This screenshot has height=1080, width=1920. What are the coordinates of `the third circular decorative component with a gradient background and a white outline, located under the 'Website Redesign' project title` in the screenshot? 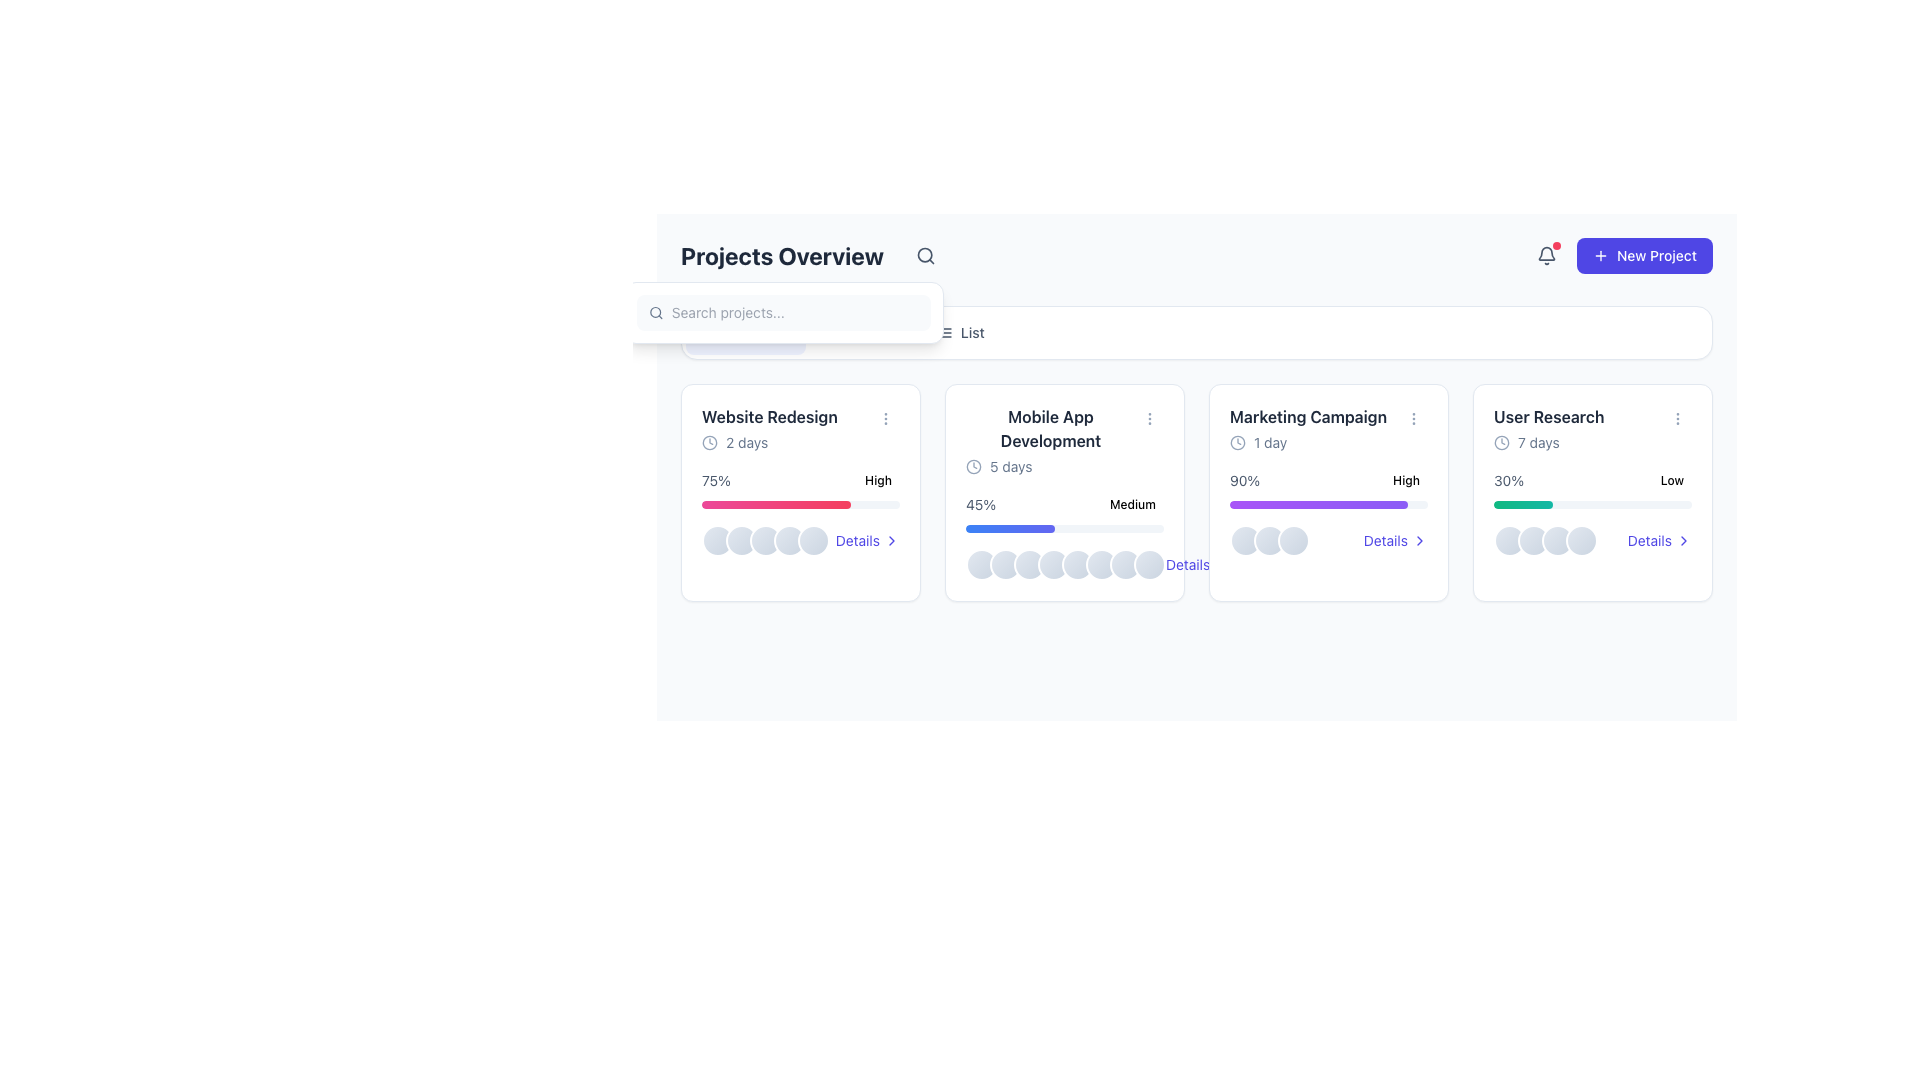 It's located at (765, 540).